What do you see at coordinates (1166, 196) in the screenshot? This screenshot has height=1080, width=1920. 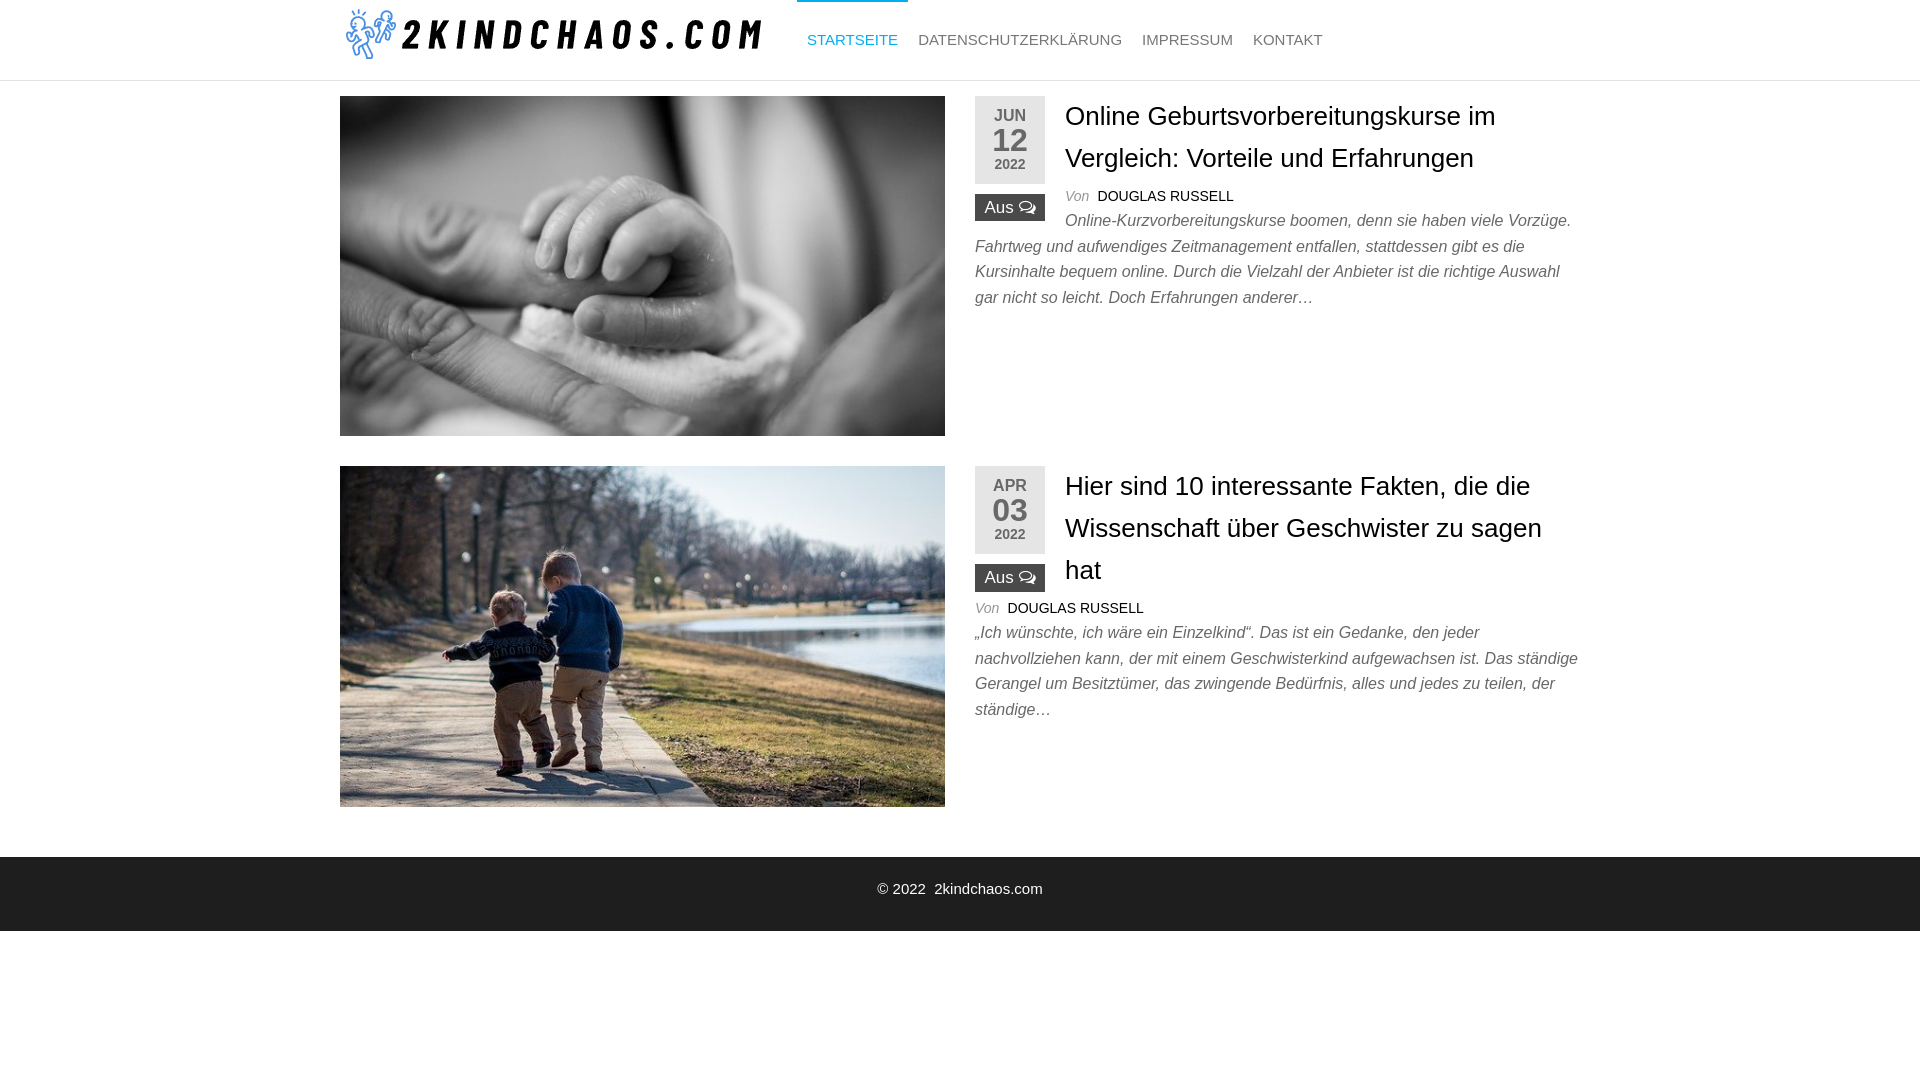 I see `'DOUGLAS RUSSELL'` at bounding box center [1166, 196].